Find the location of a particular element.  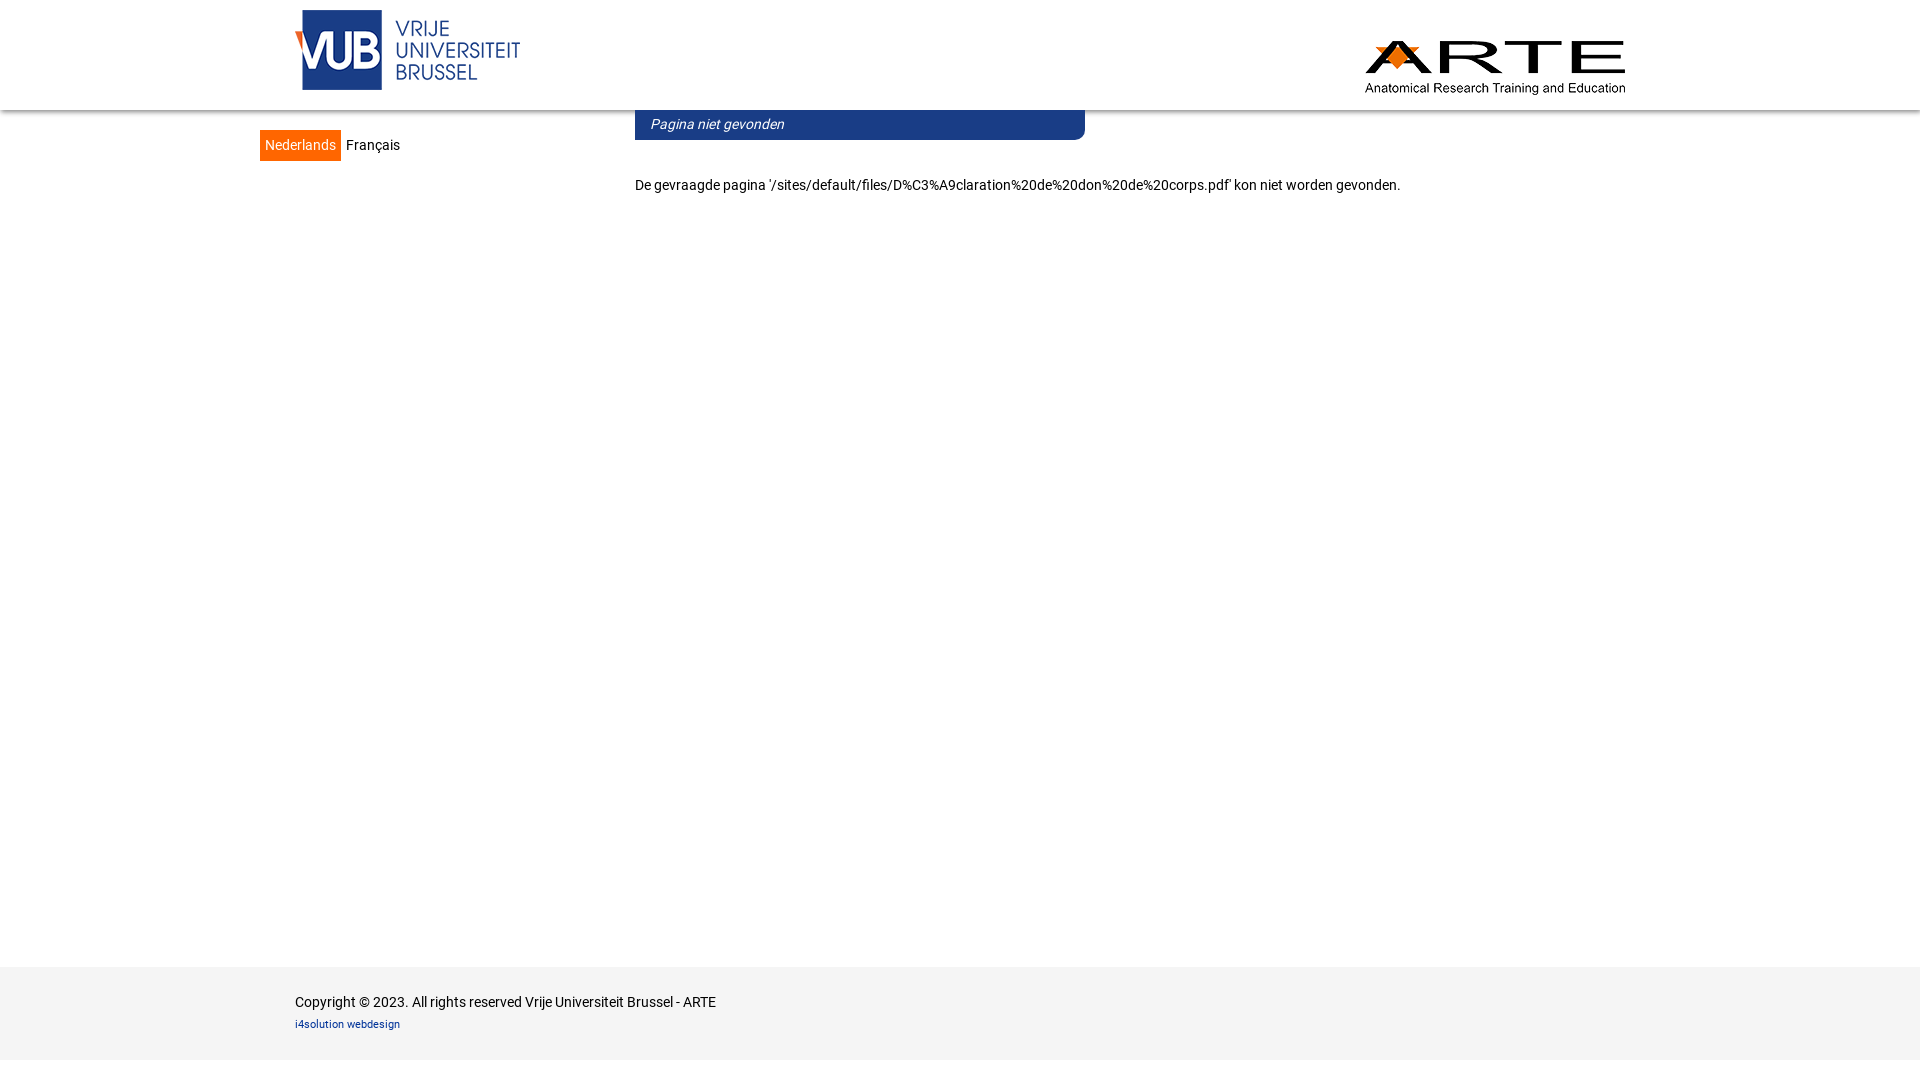

'Nederlands' is located at coordinates (258, 144).